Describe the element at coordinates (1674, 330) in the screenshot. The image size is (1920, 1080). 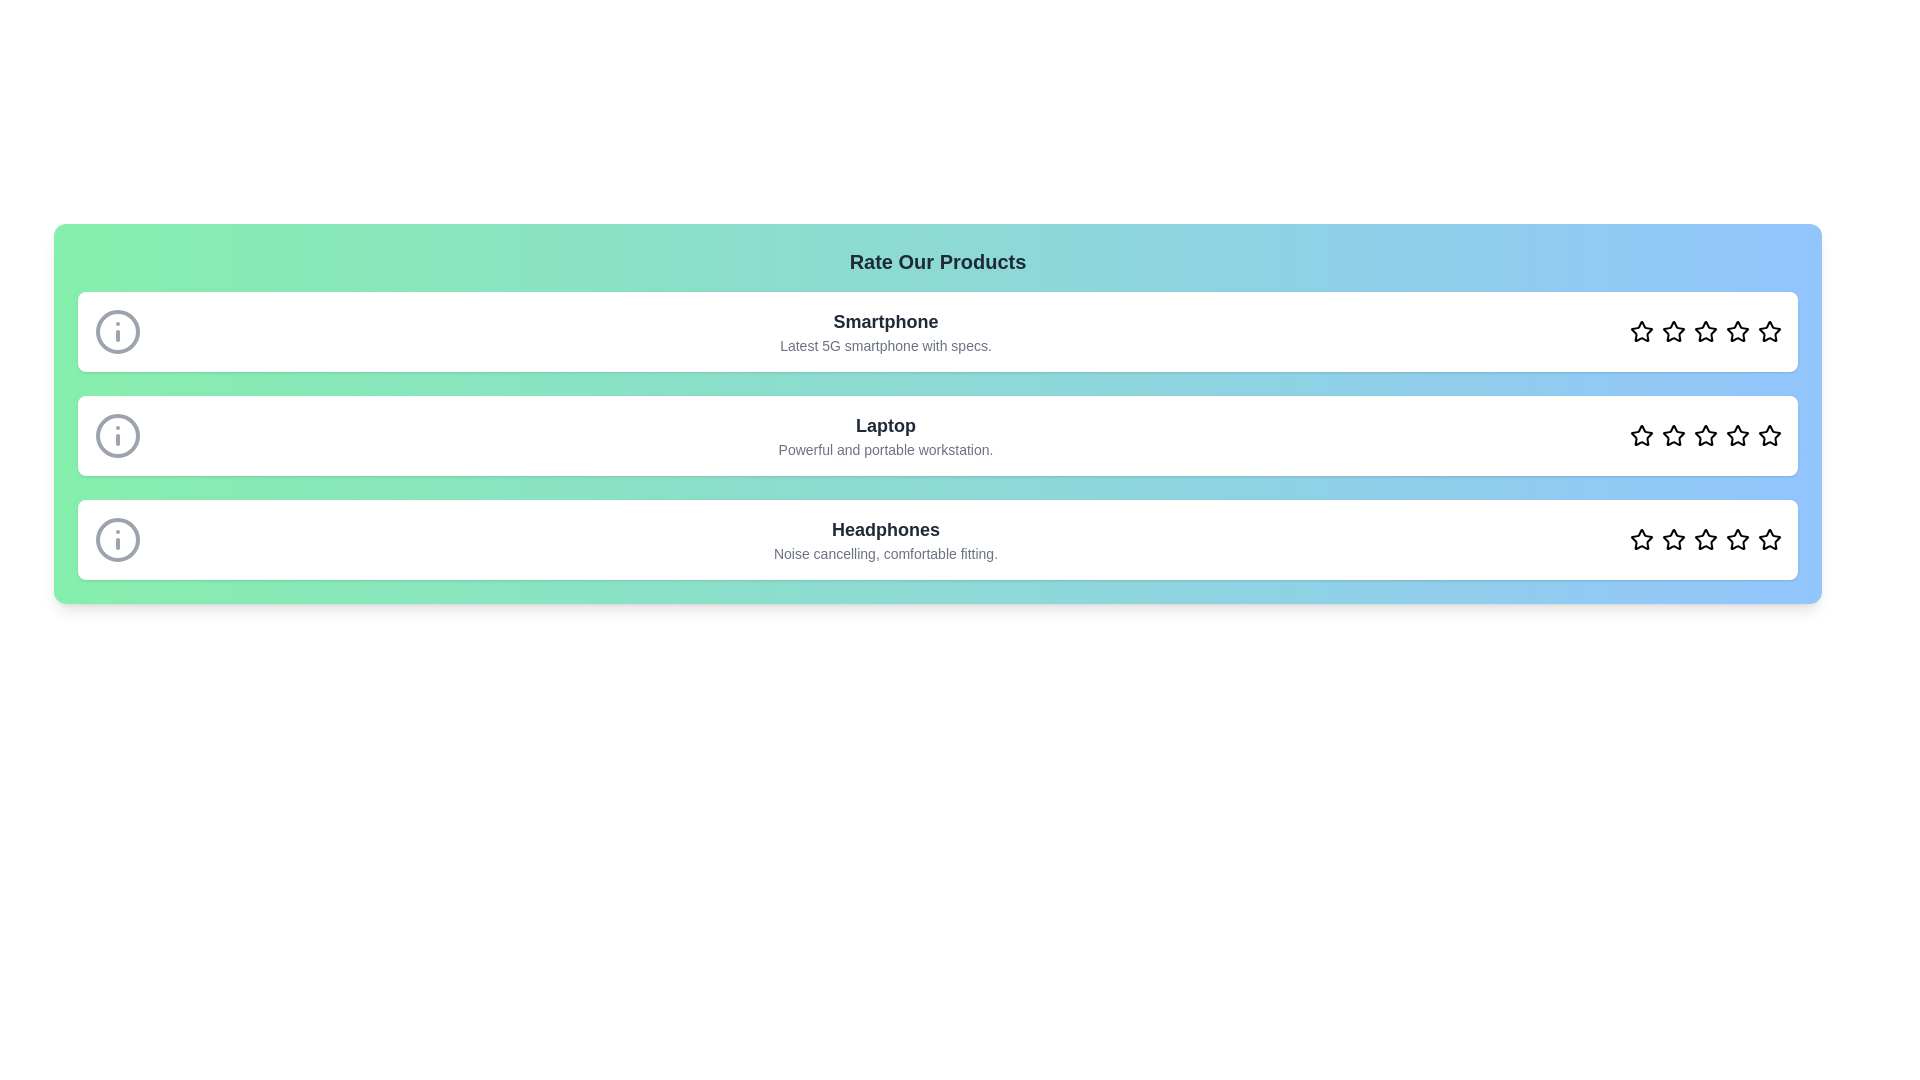
I see `the second star icon` at that location.